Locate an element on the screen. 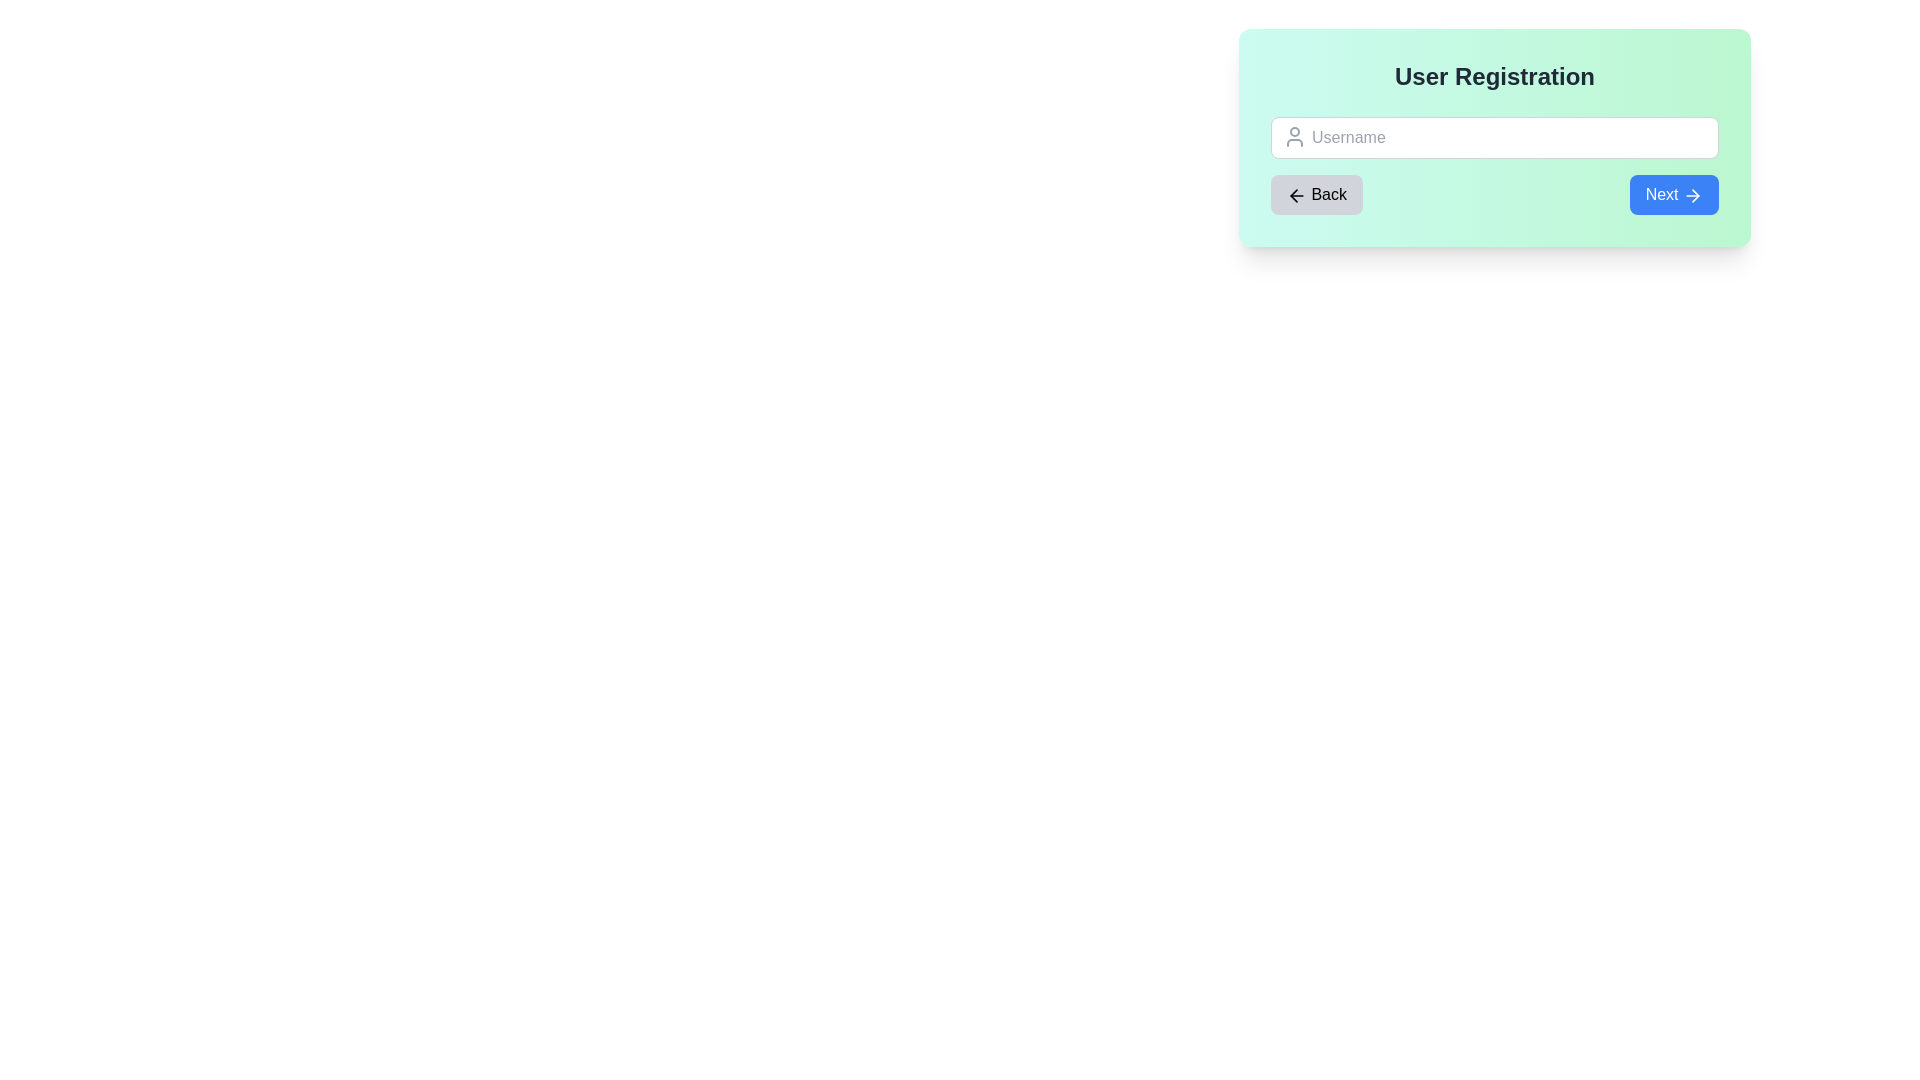 The width and height of the screenshot is (1920, 1080). the rightmost button labeled 'Next' with a blue background and white text to proceed in the User Registration section is located at coordinates (1674, 195).